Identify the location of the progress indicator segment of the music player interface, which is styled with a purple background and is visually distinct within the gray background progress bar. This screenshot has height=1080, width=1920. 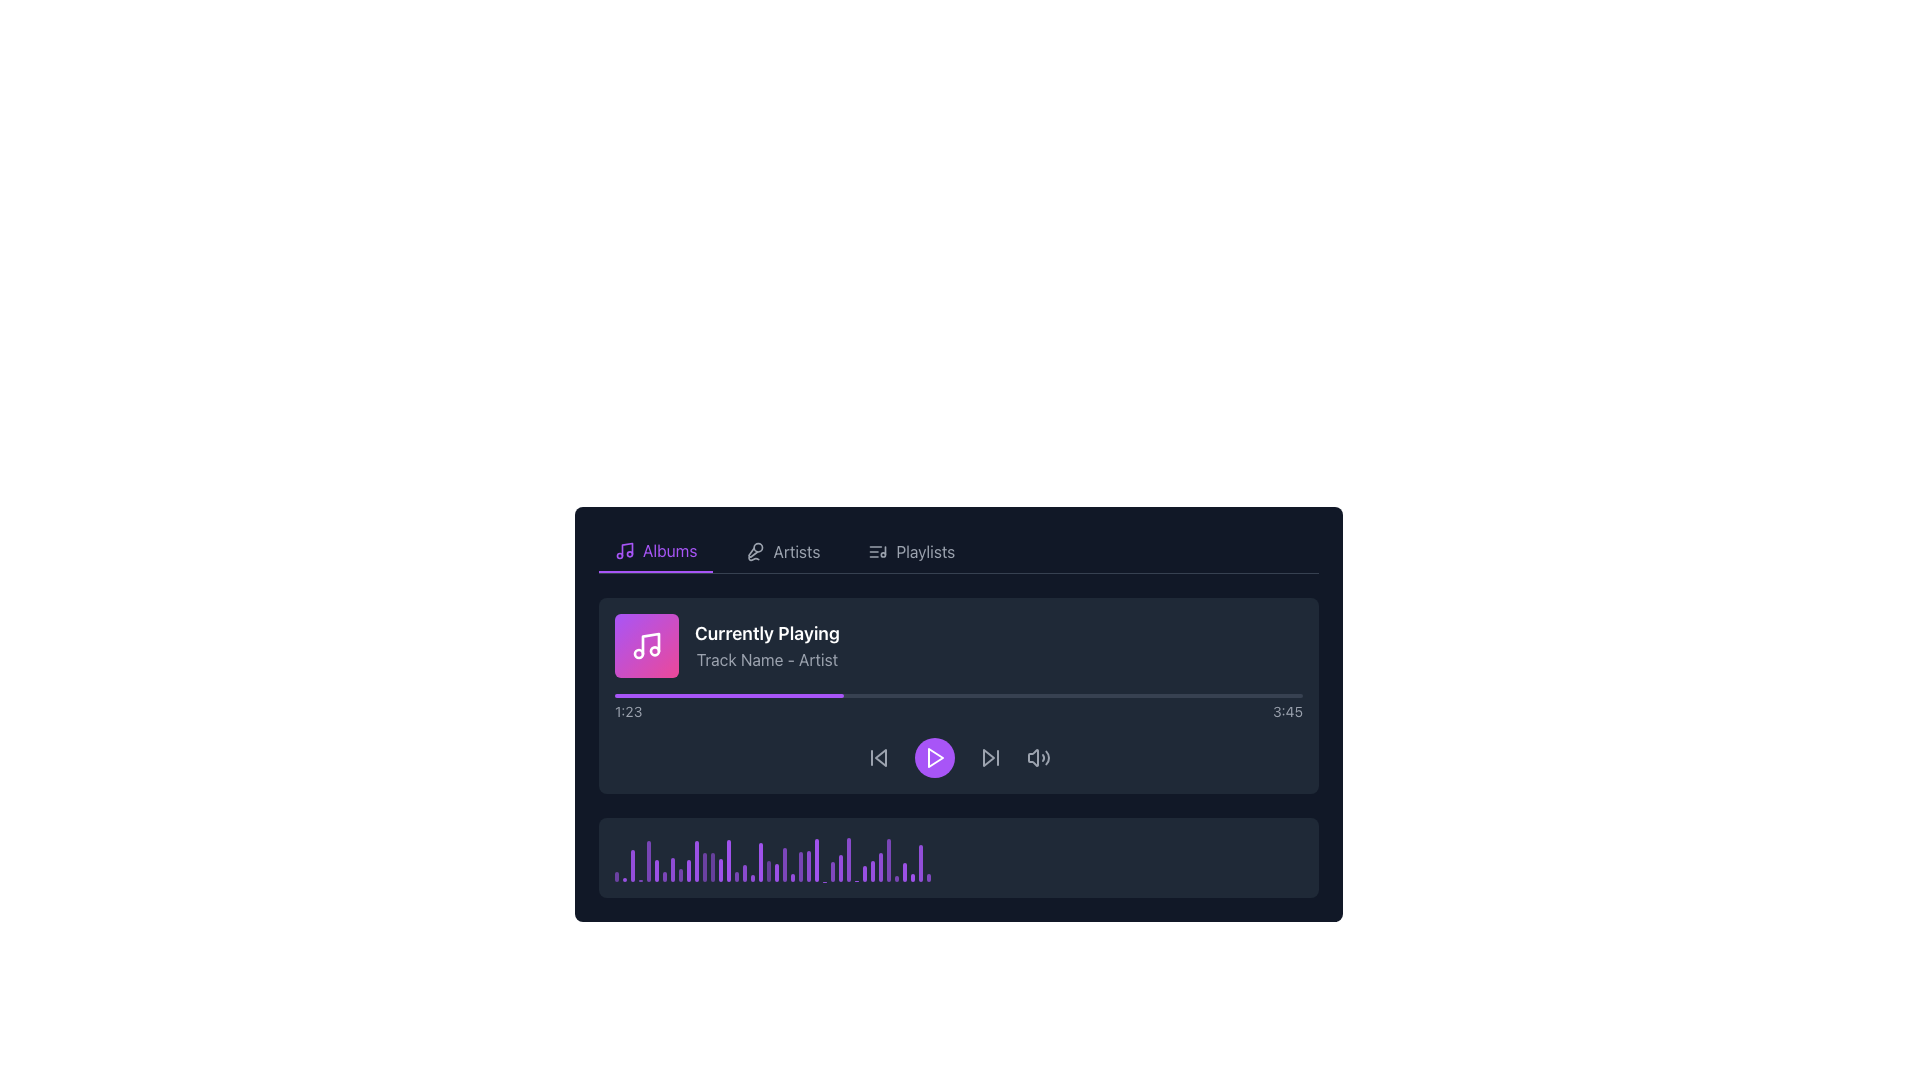
(728, 694).